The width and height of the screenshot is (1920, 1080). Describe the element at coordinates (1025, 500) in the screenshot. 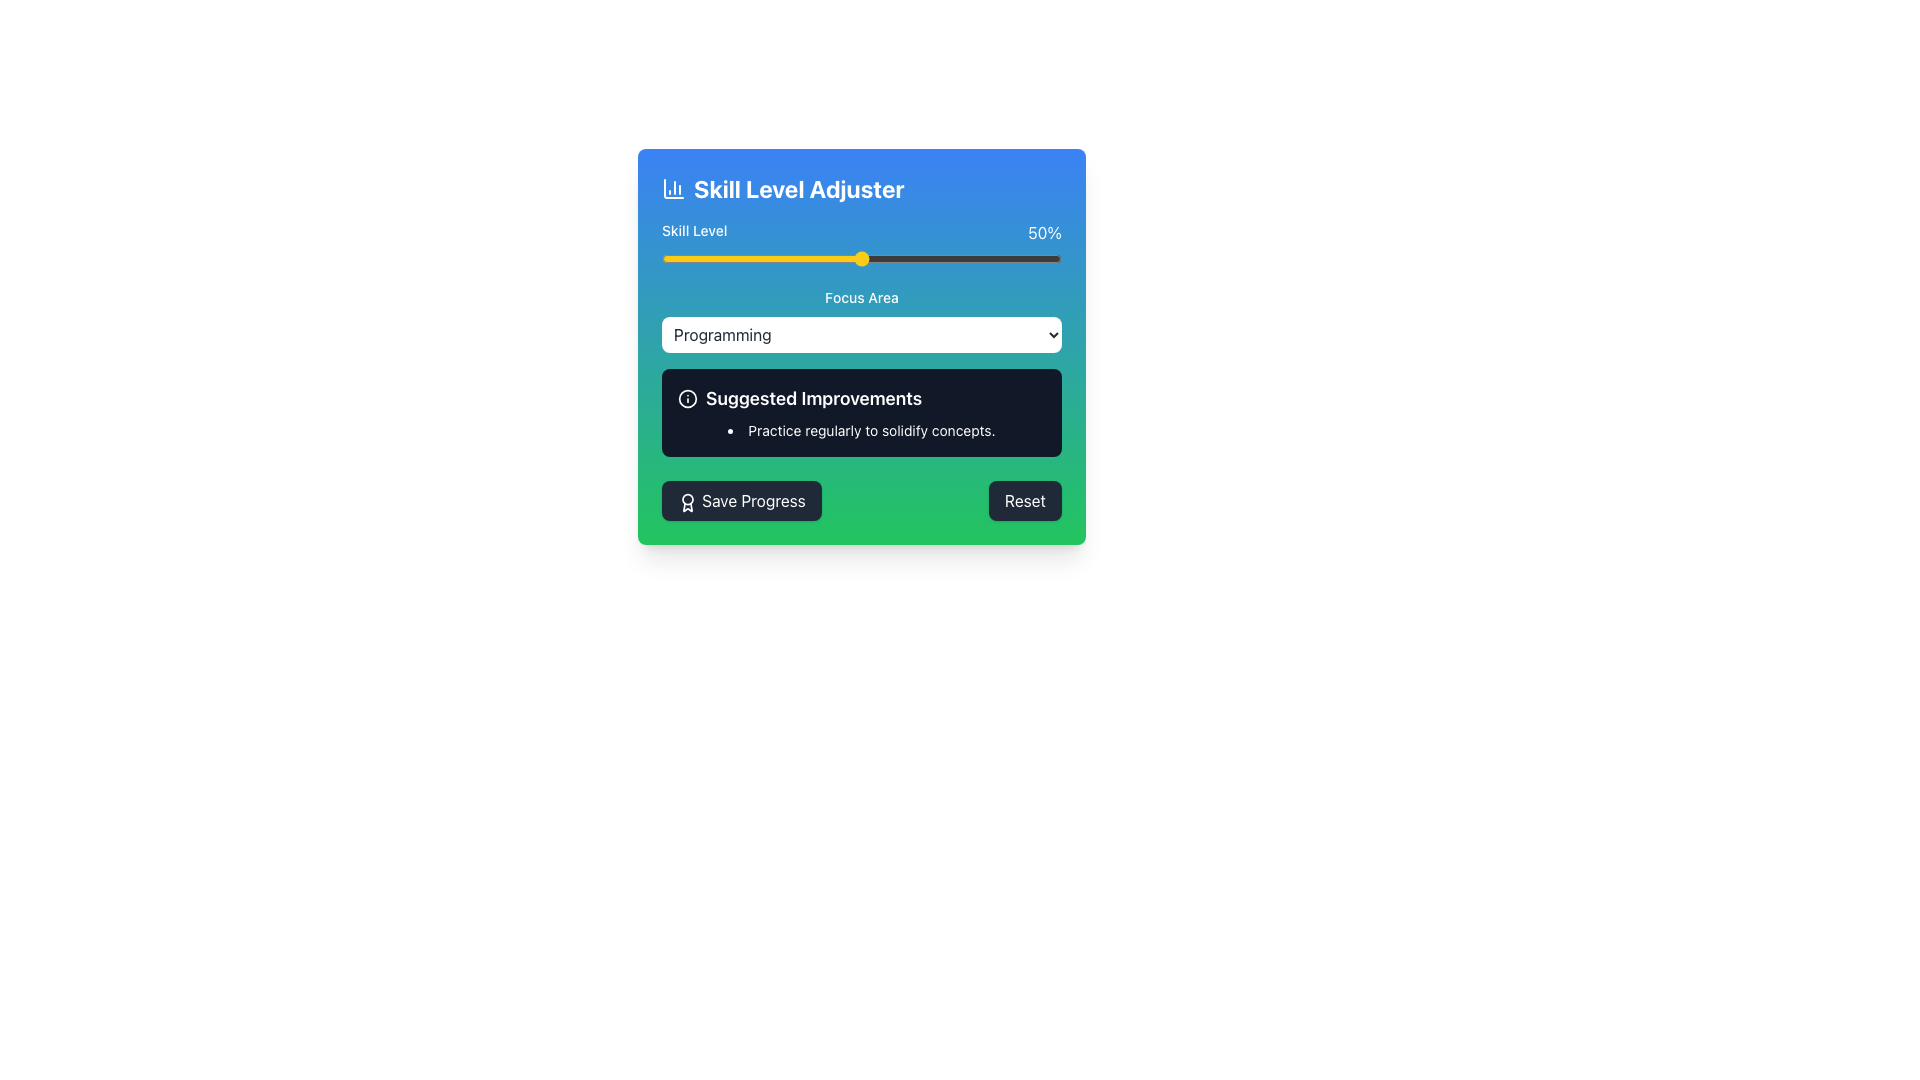

I see `the 'Reset' button located in the bottom-right corner of the interface to reset the current settings` at that location.